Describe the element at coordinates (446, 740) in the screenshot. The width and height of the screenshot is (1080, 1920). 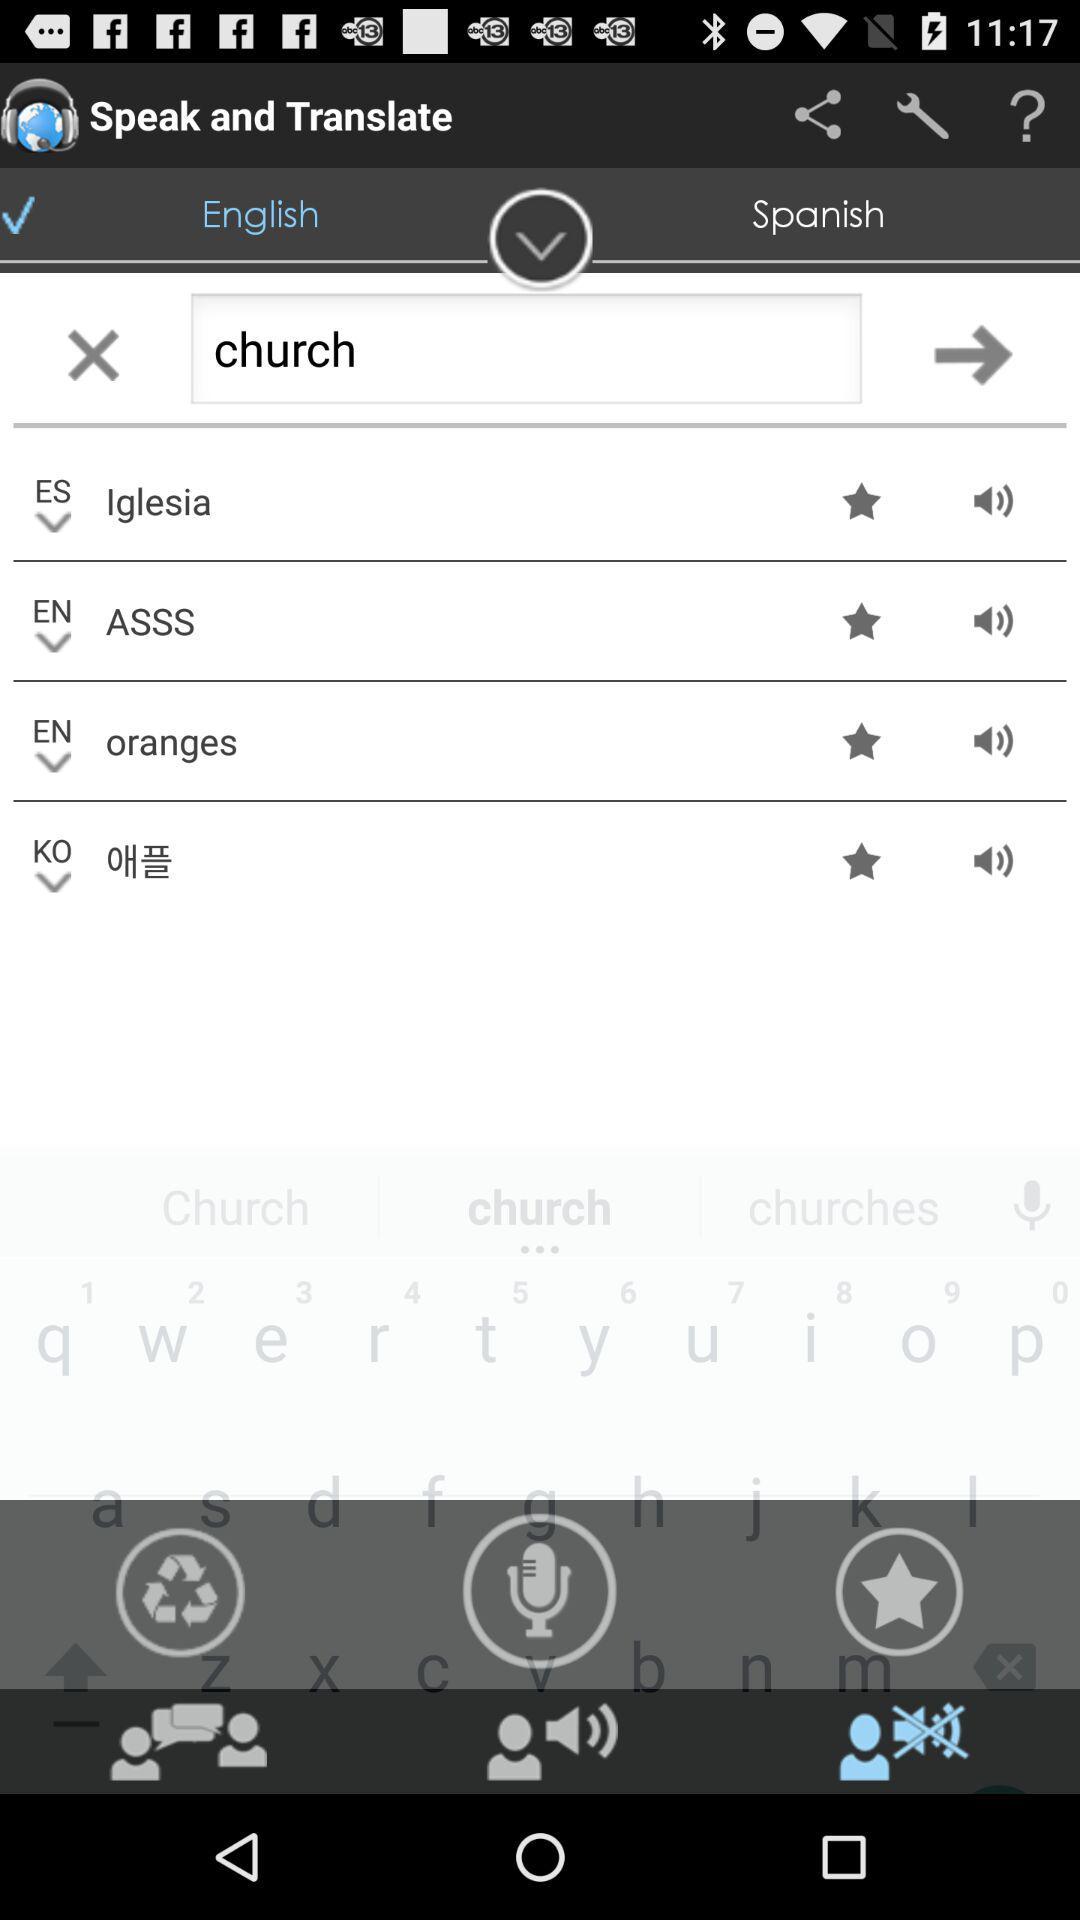
I see `move to the text oranges` at that location.